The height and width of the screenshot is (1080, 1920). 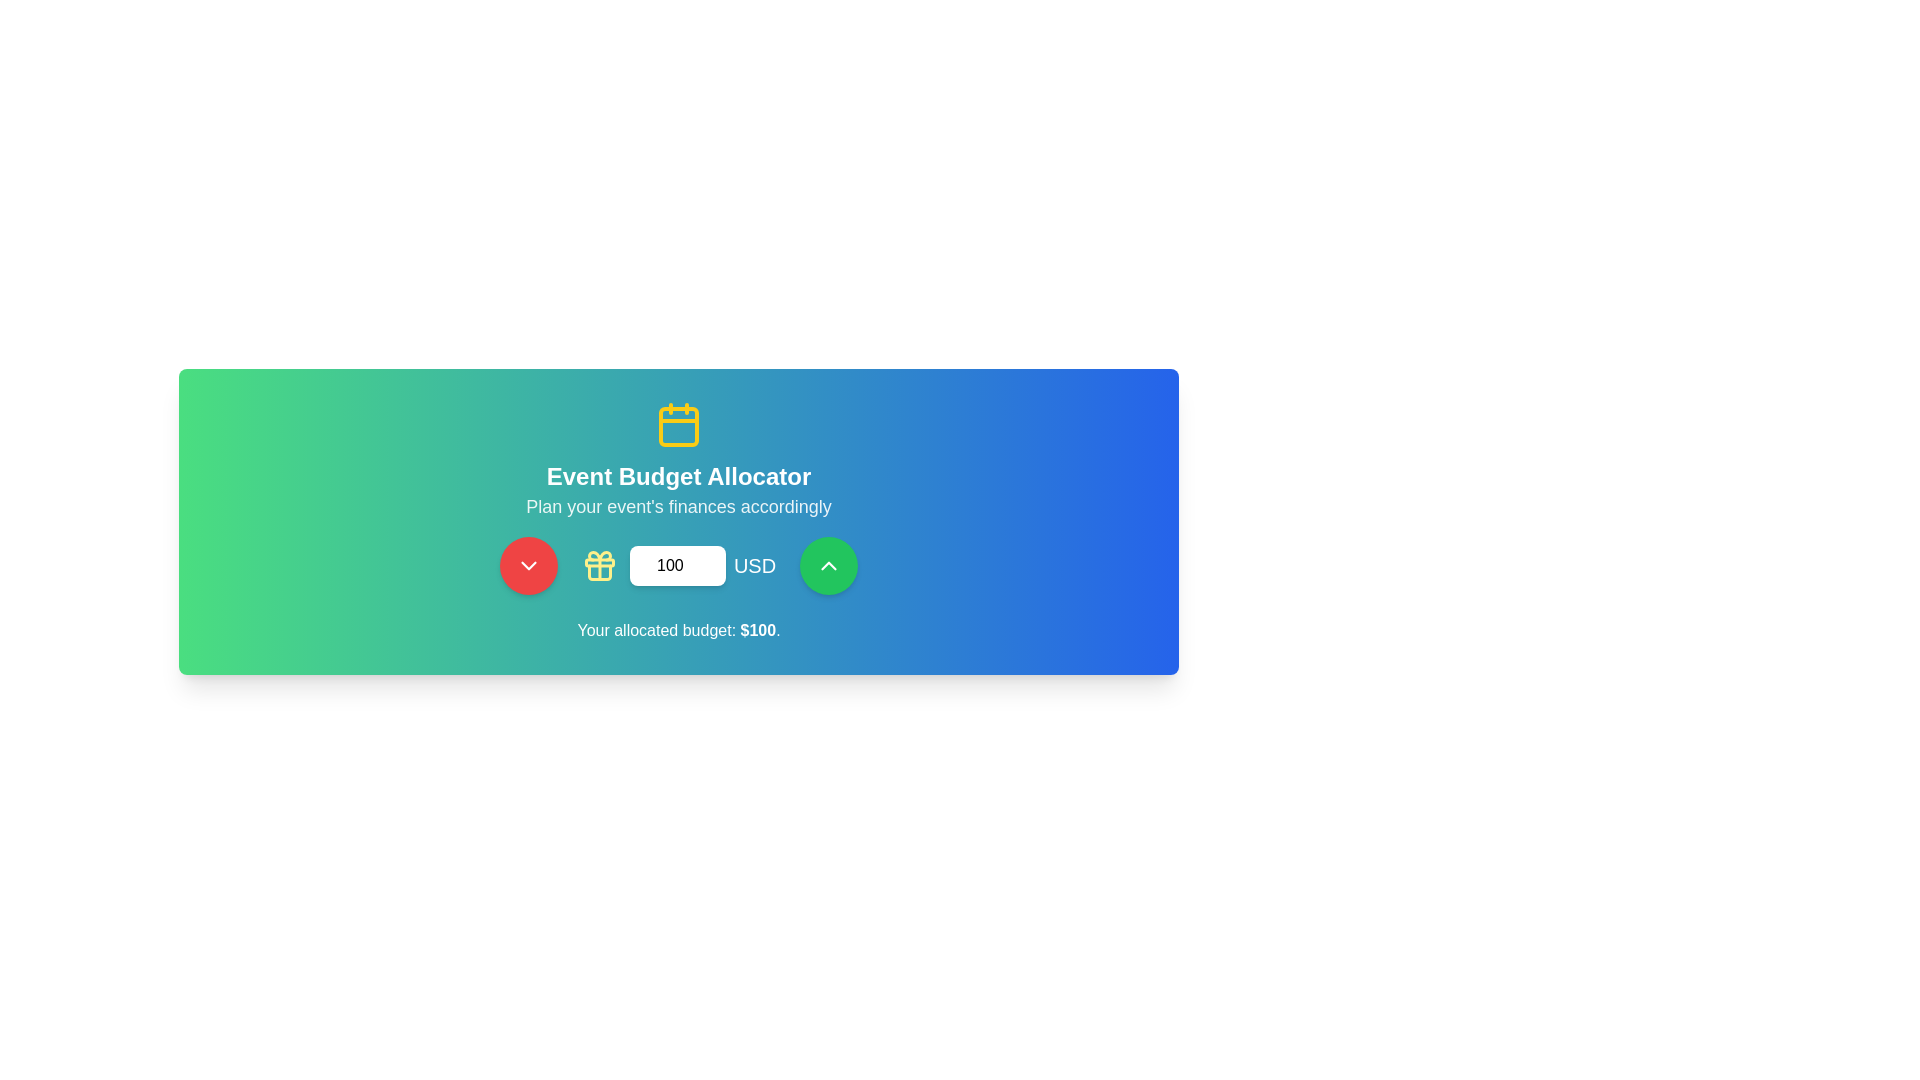 I want to click on the text label that displays the message 'Plan your event's finances accordingly', which is positioned directly below the heading 'Event Budget Allocator' and is centered in the interface, so click(x=678, y=505).